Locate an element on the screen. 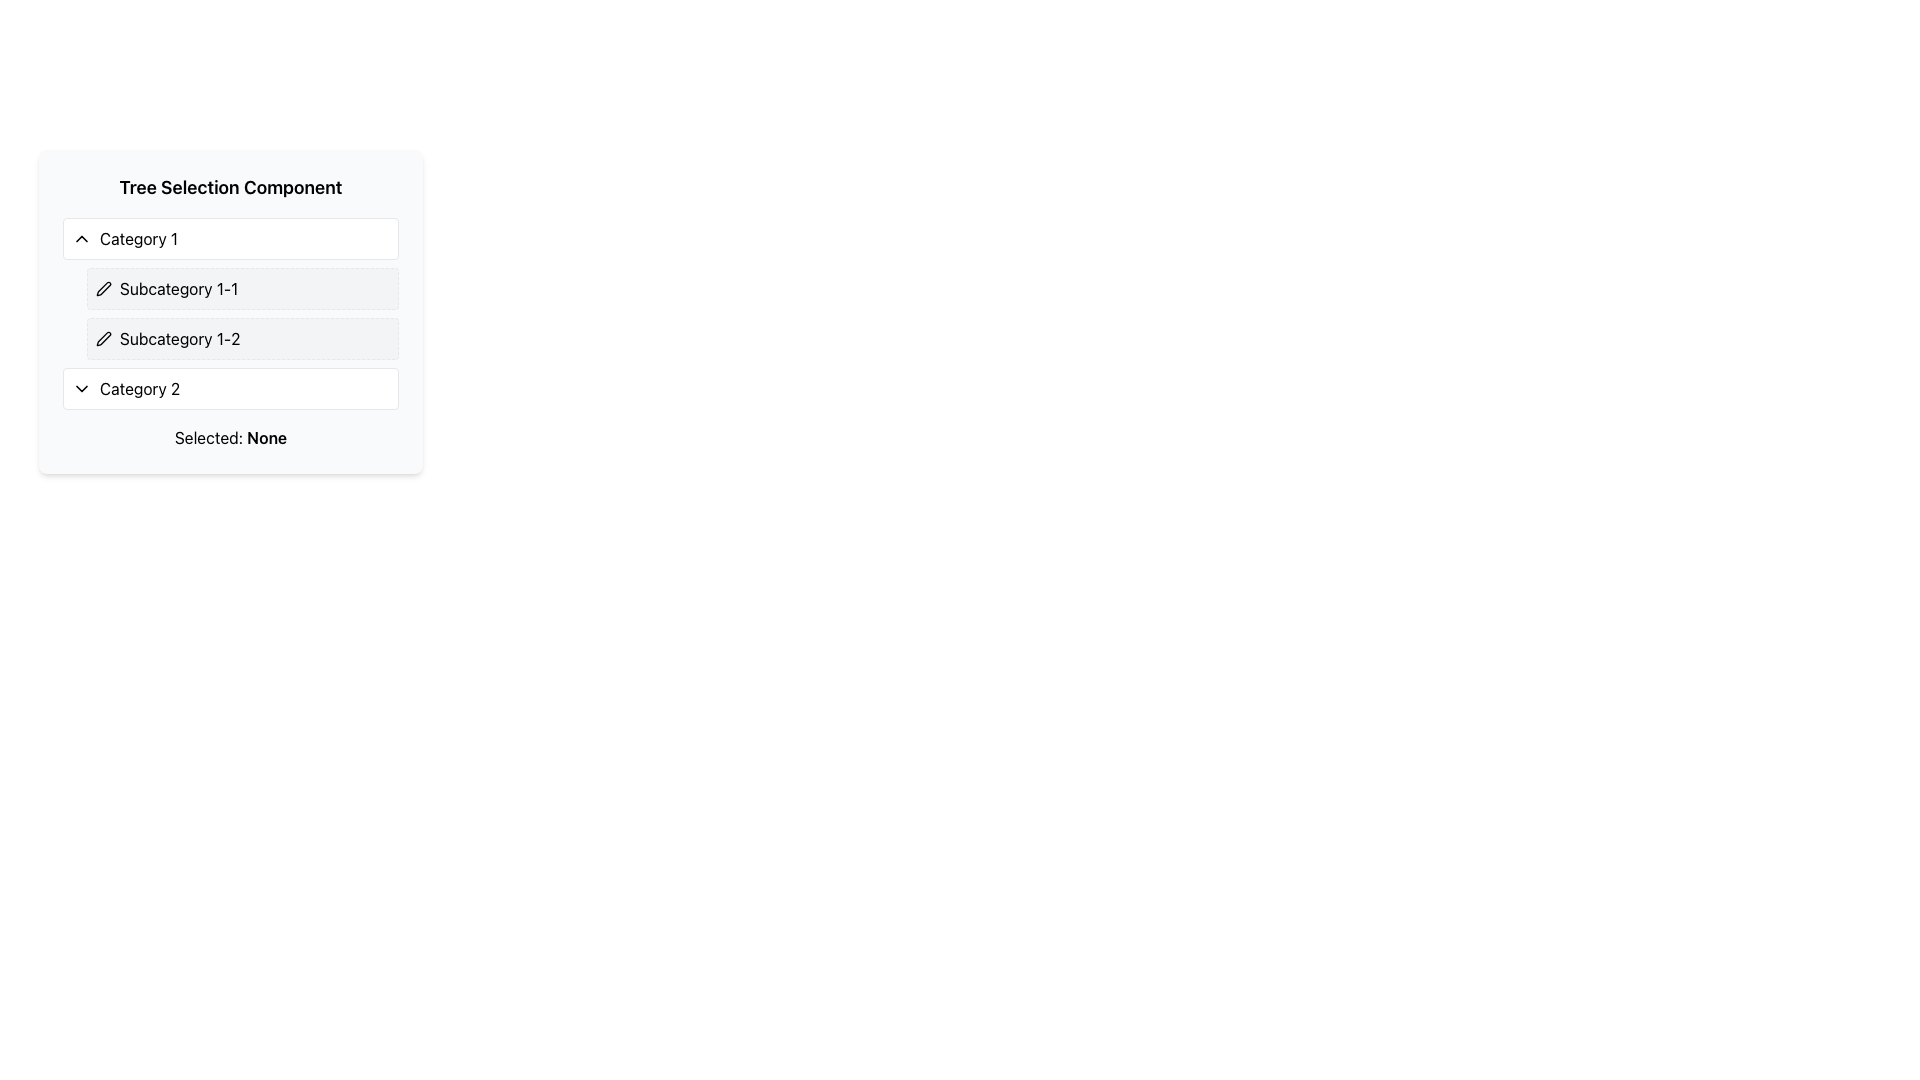  the chevron icon located next to the 'Category 1' text in the tree selection component is located at coordinates (80, 238).